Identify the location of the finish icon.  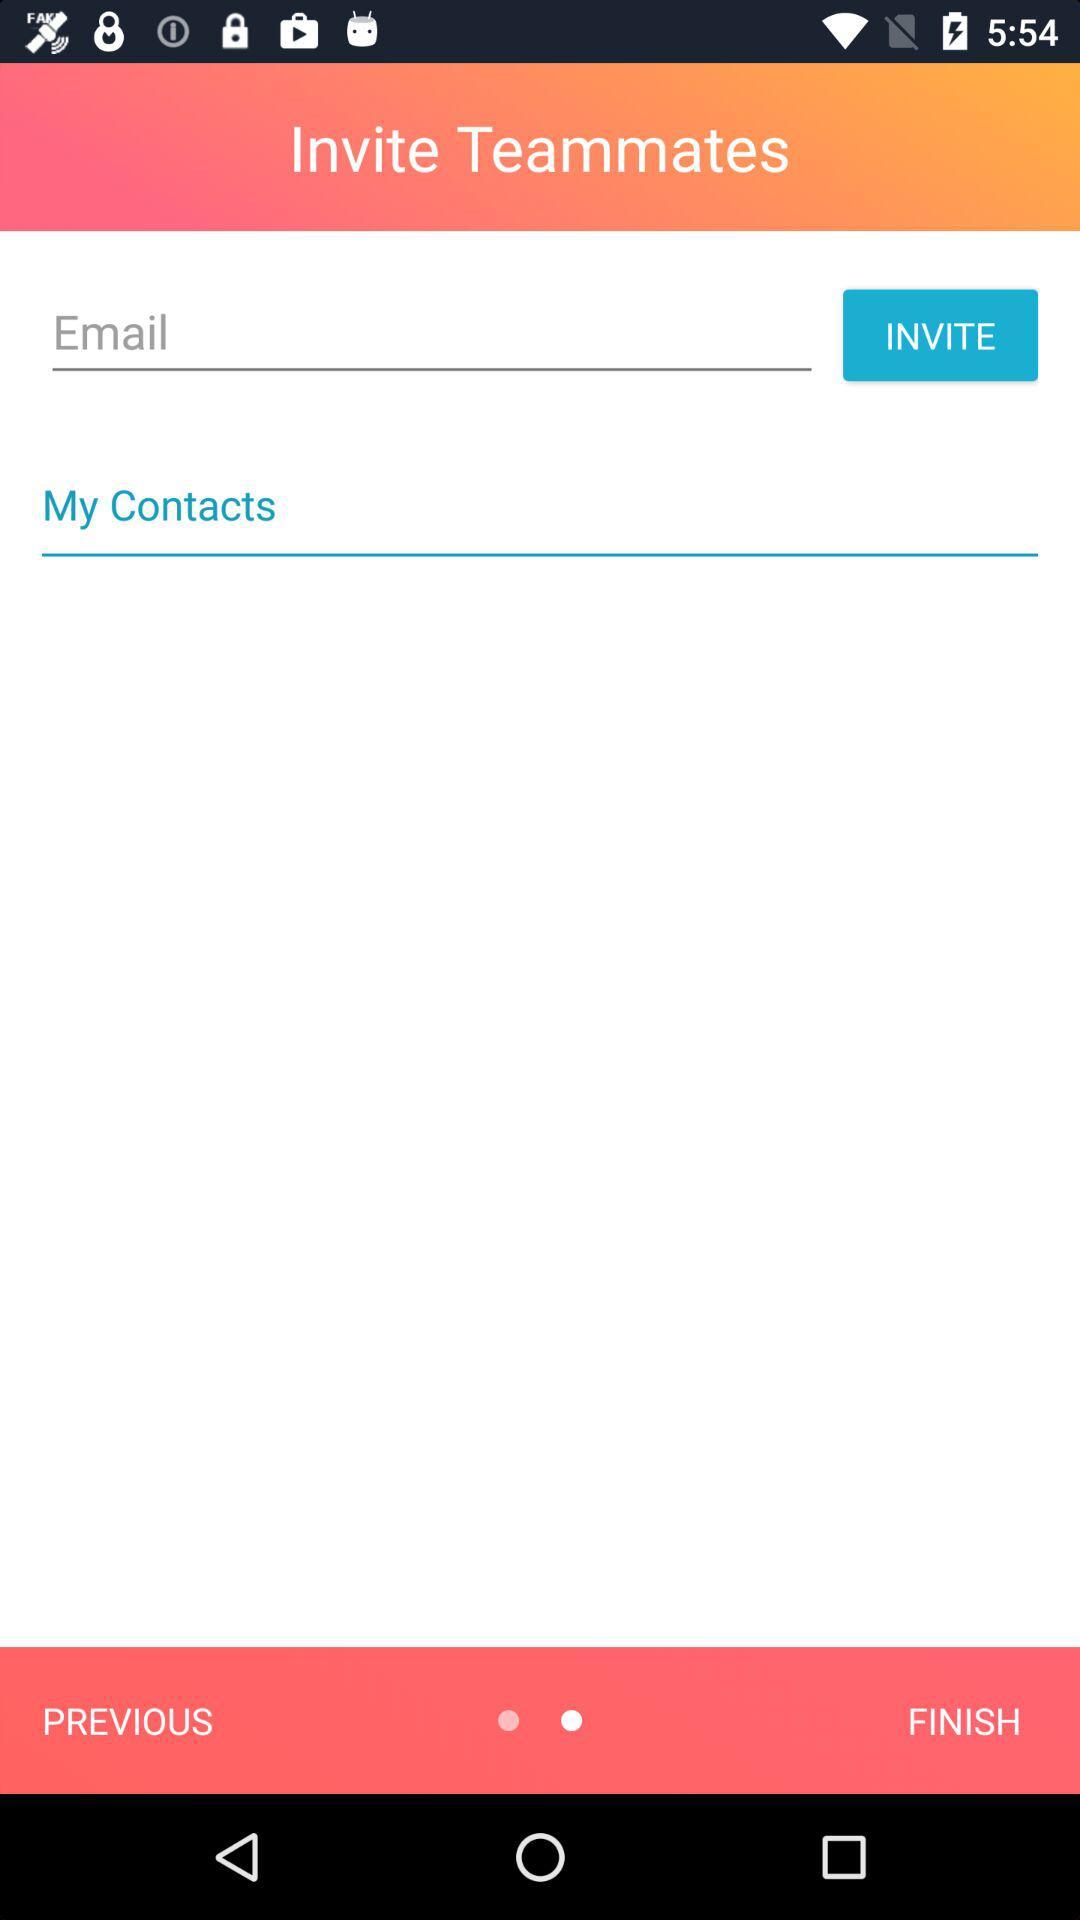
(963, 1719).